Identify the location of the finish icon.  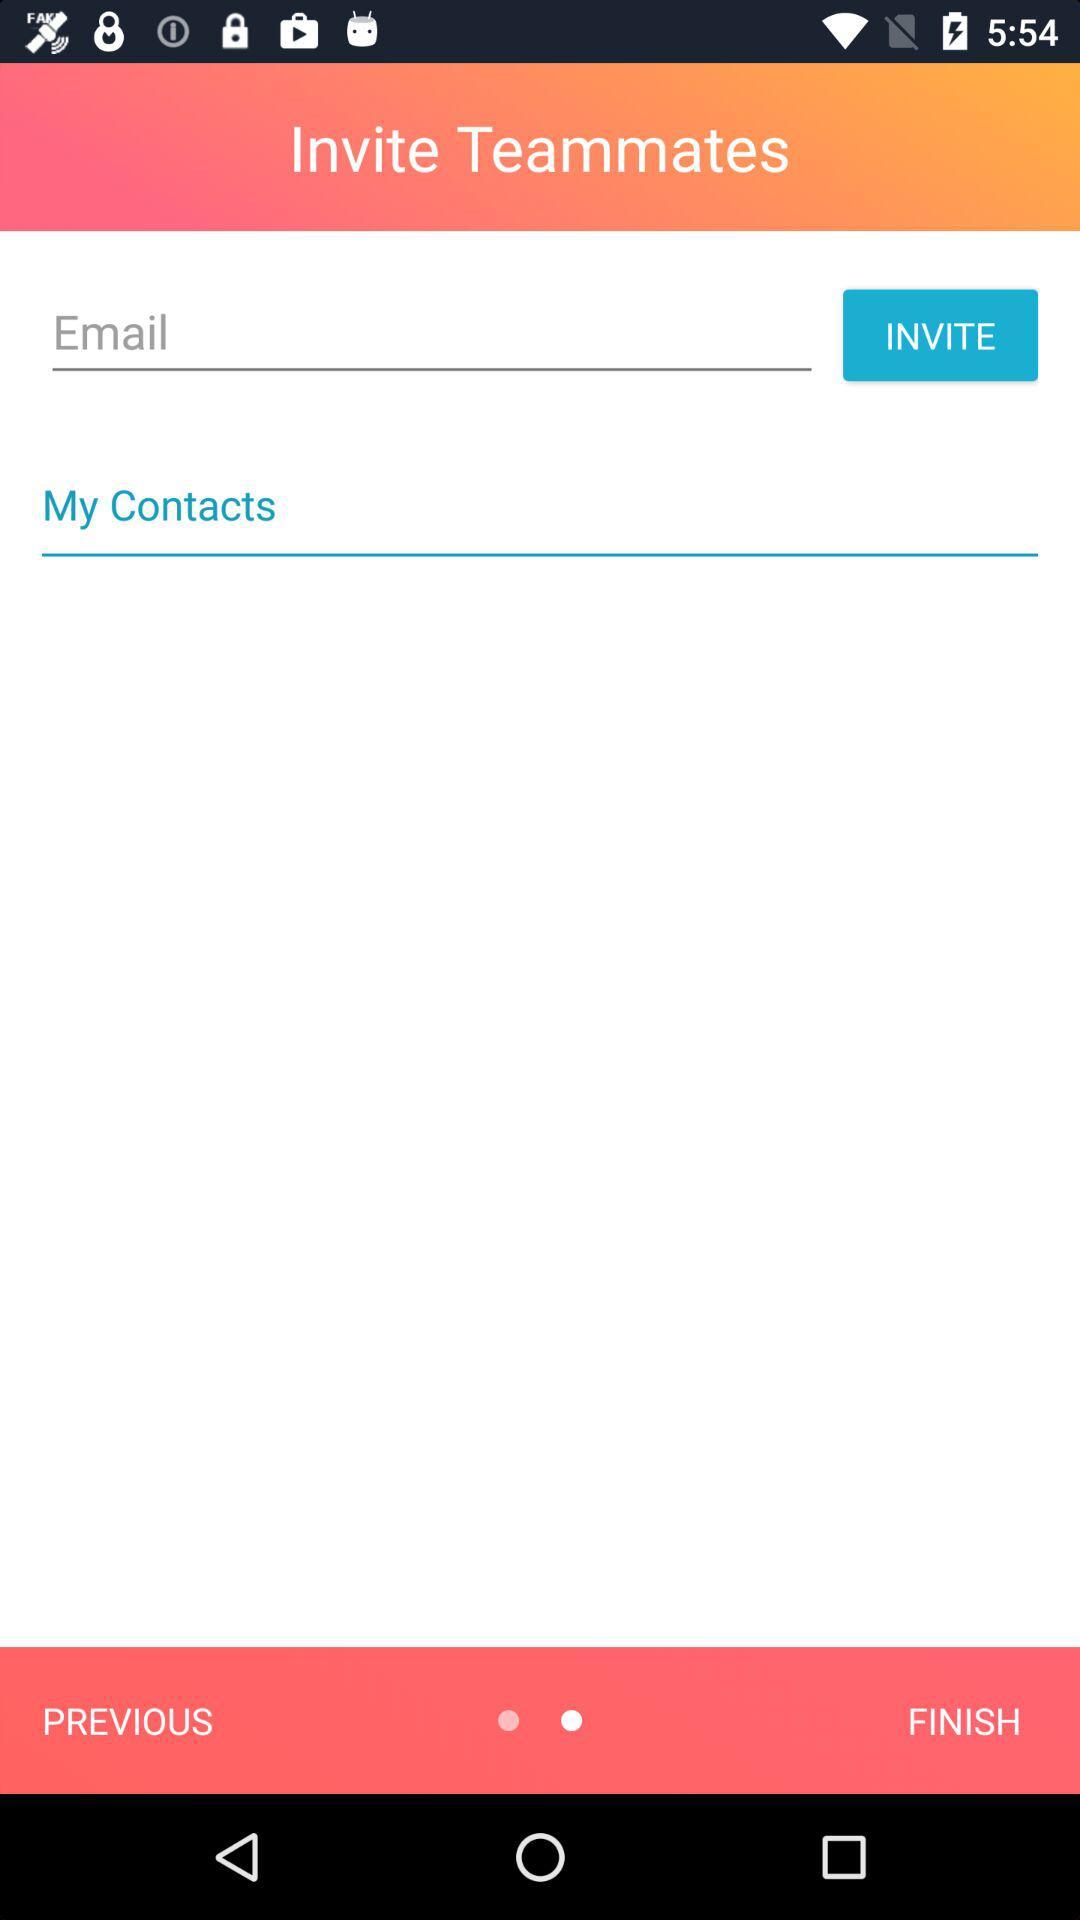
(963, 1719).